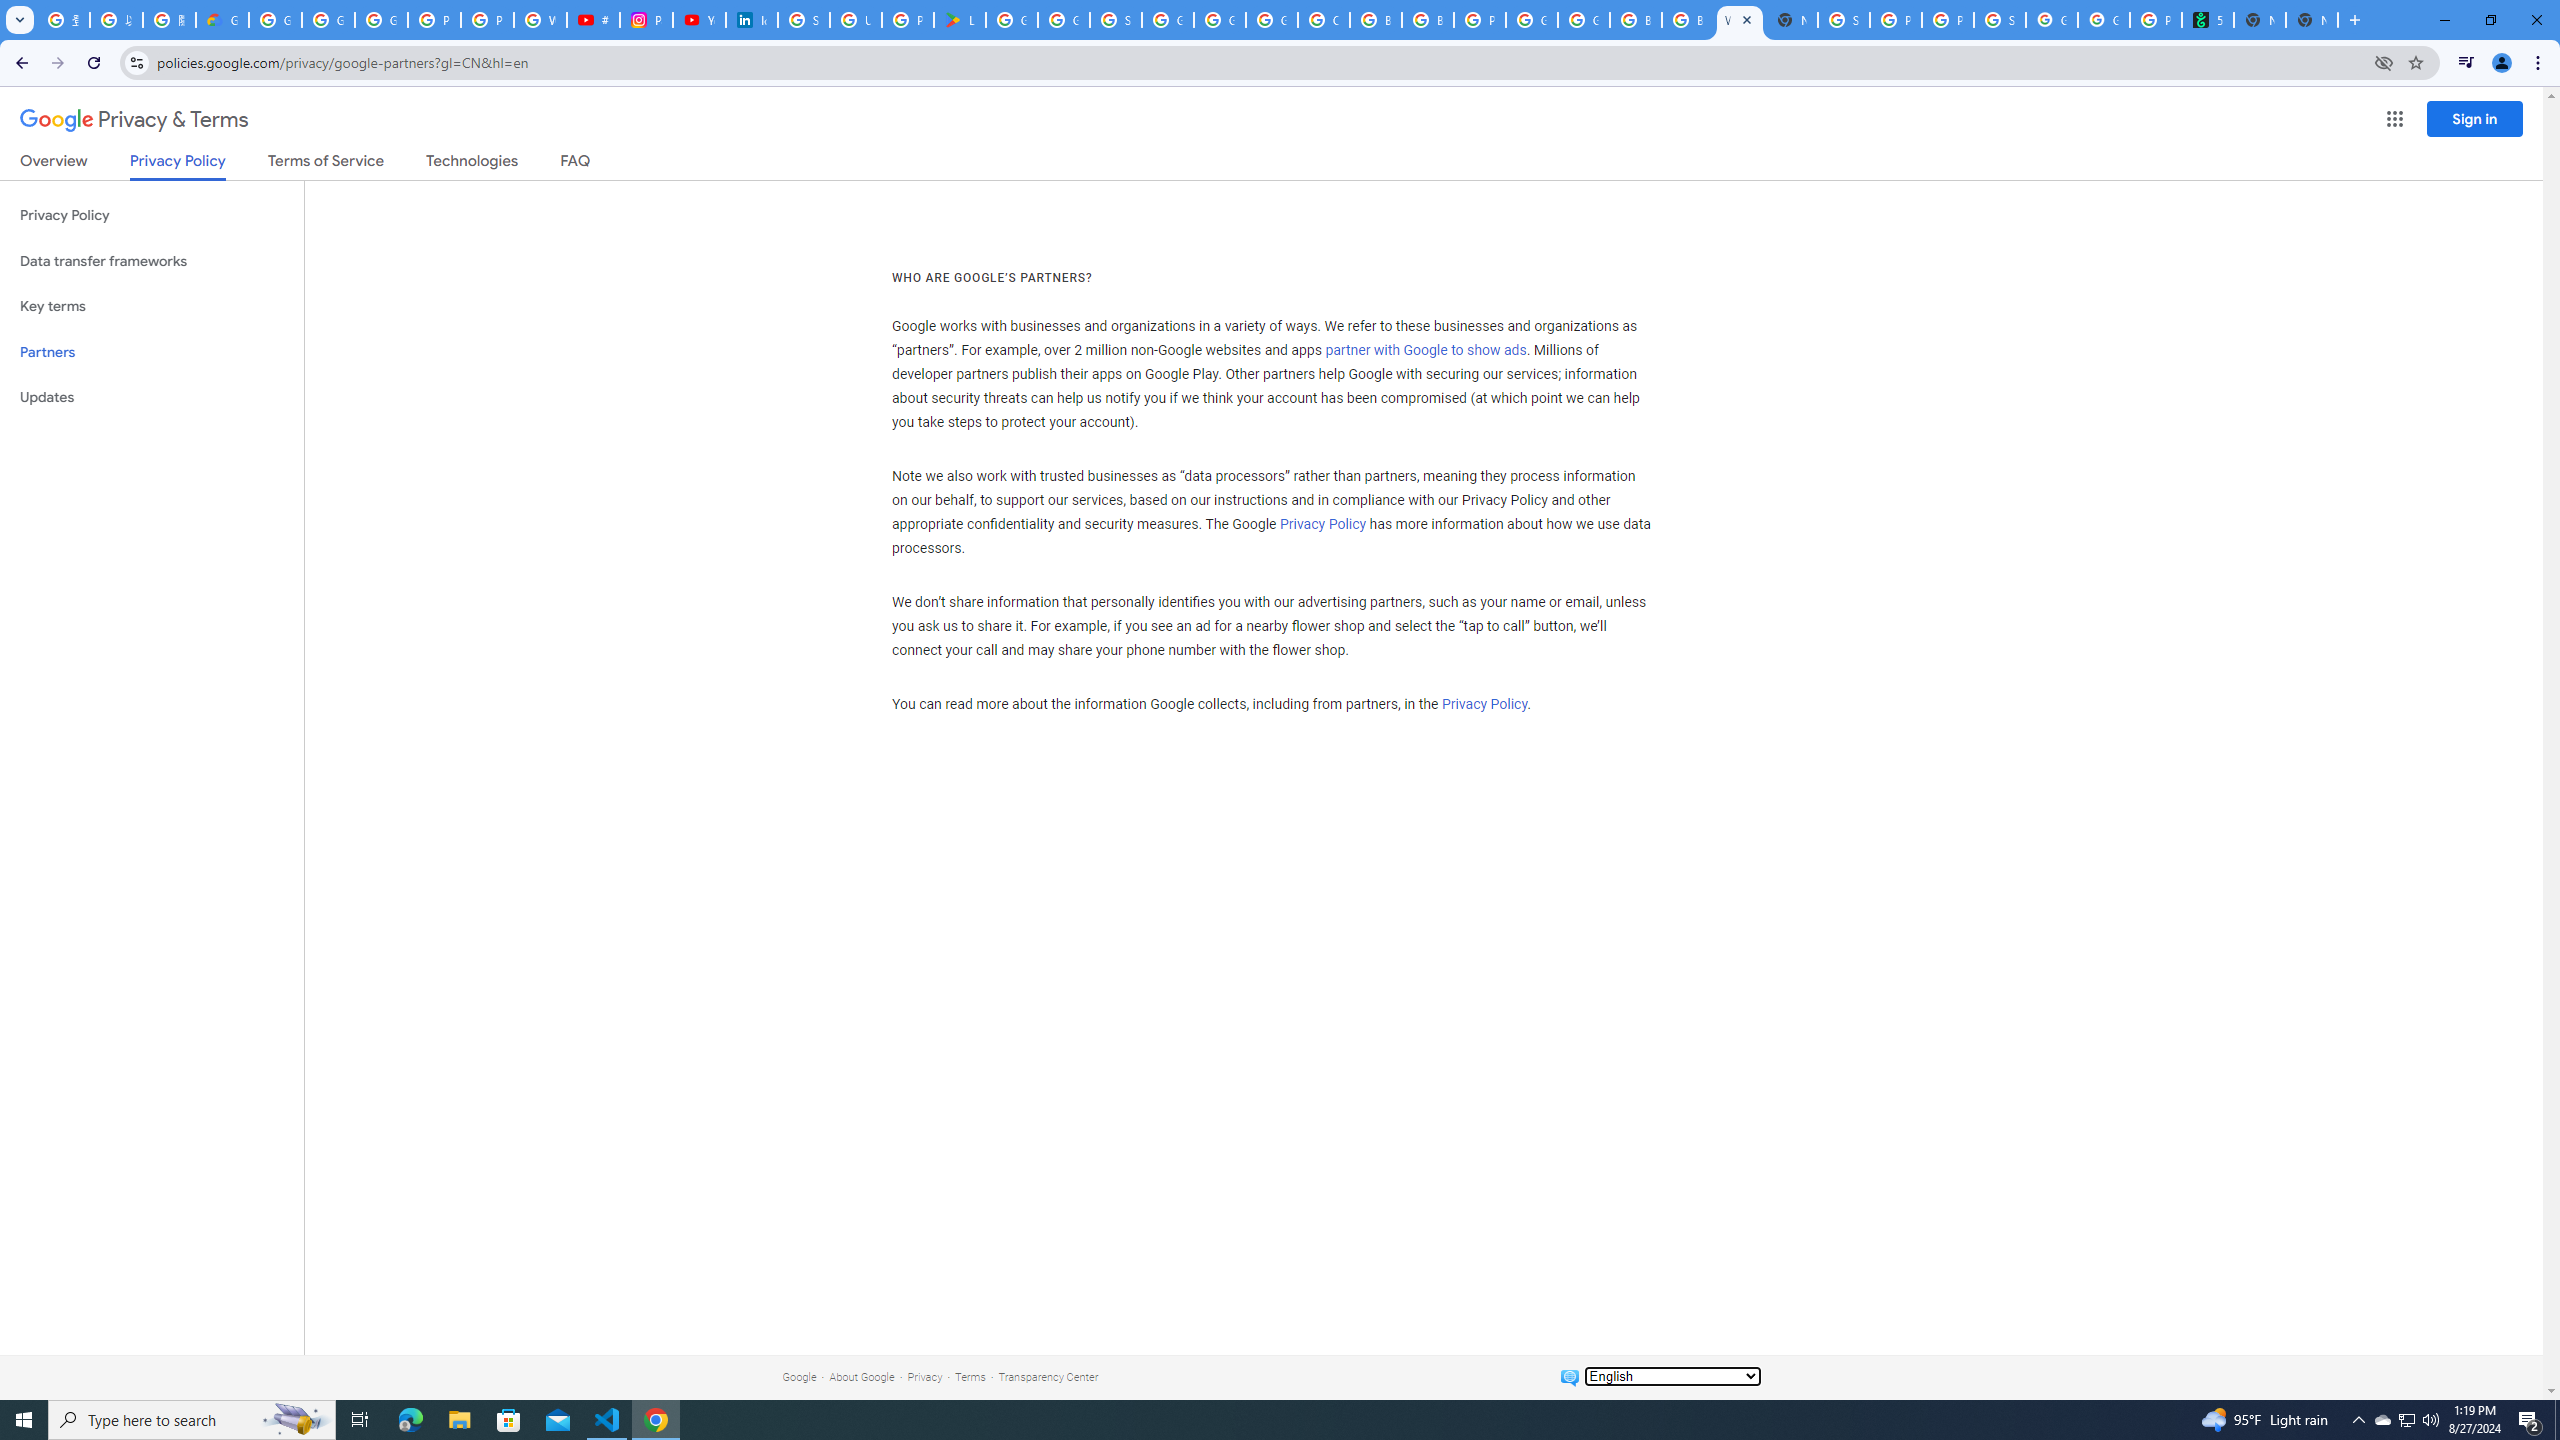 The image size is (2560, 1440). Describe the element at coordinates (592, 19) in the screenshot. I see `'#nbabasketballhighlights - YouTube'` at that location.